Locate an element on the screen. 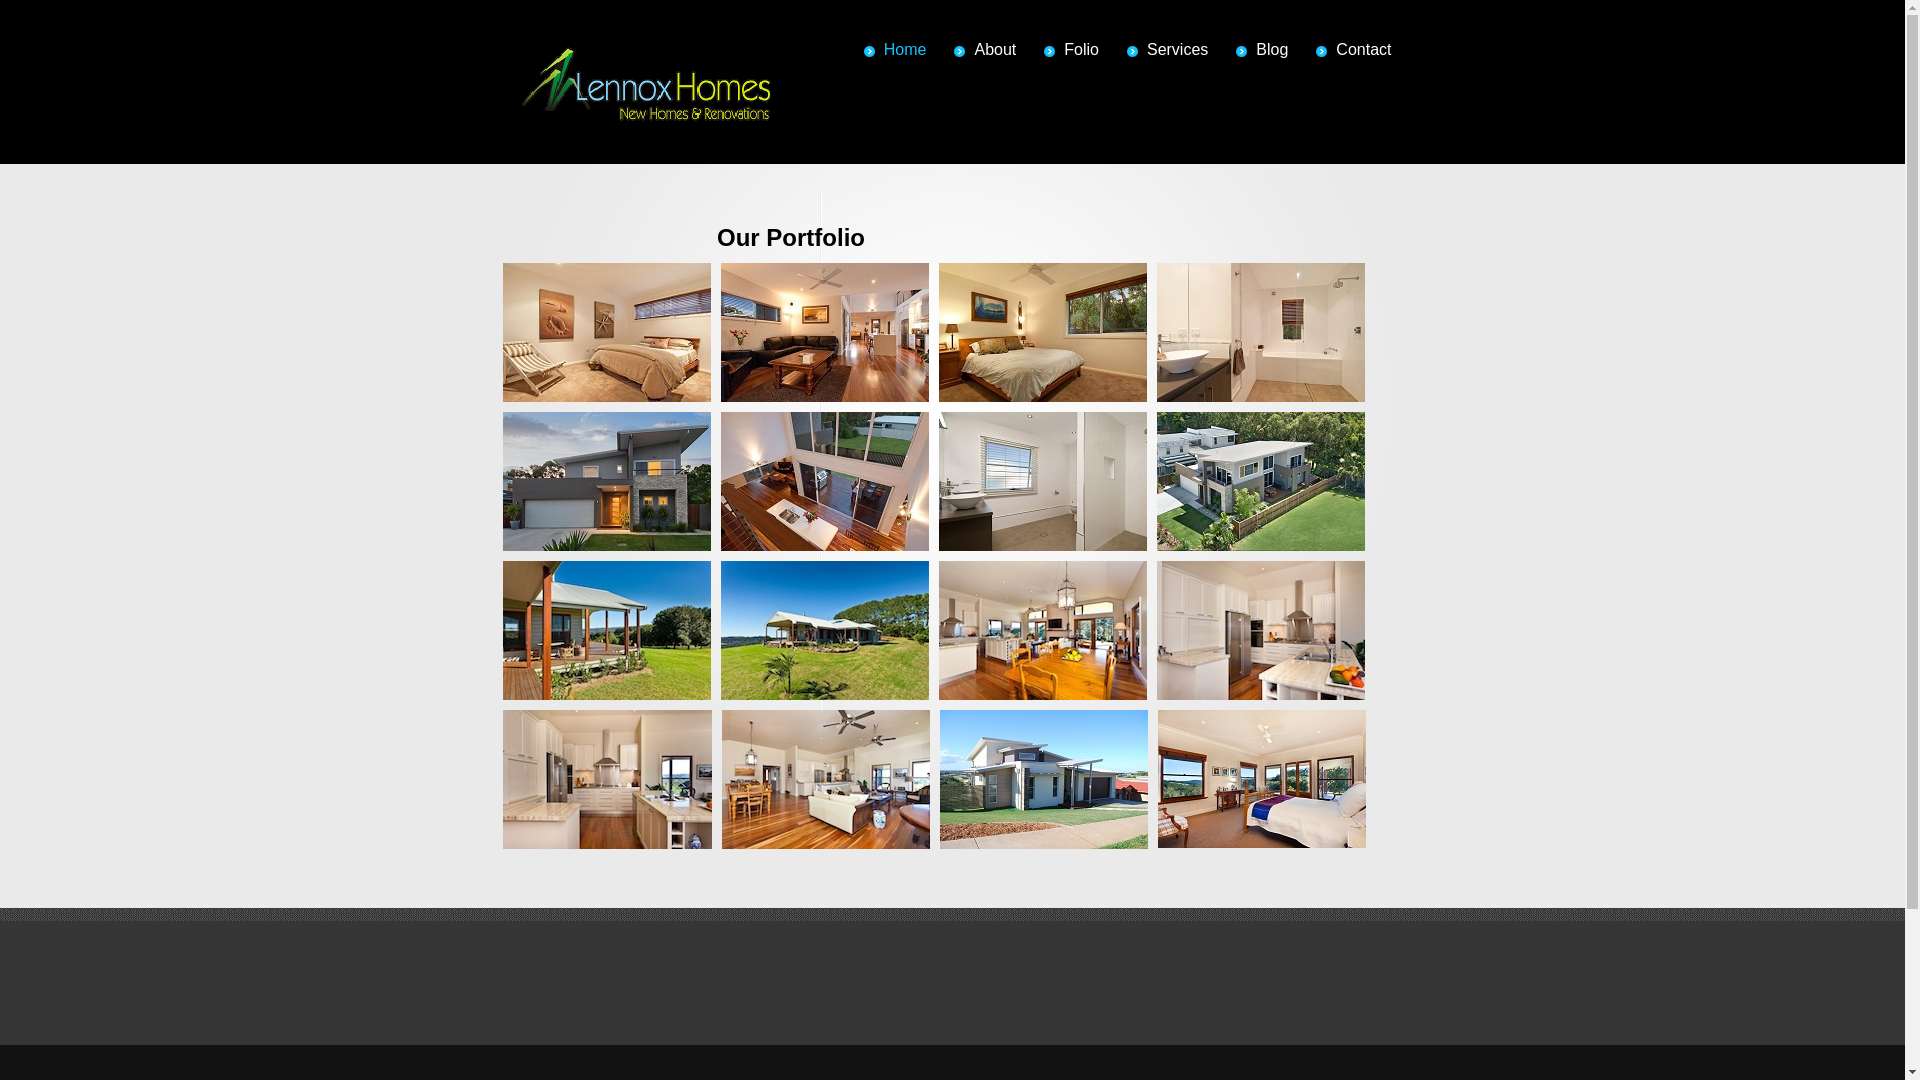  'Home' is located at coordinates (894, 49).